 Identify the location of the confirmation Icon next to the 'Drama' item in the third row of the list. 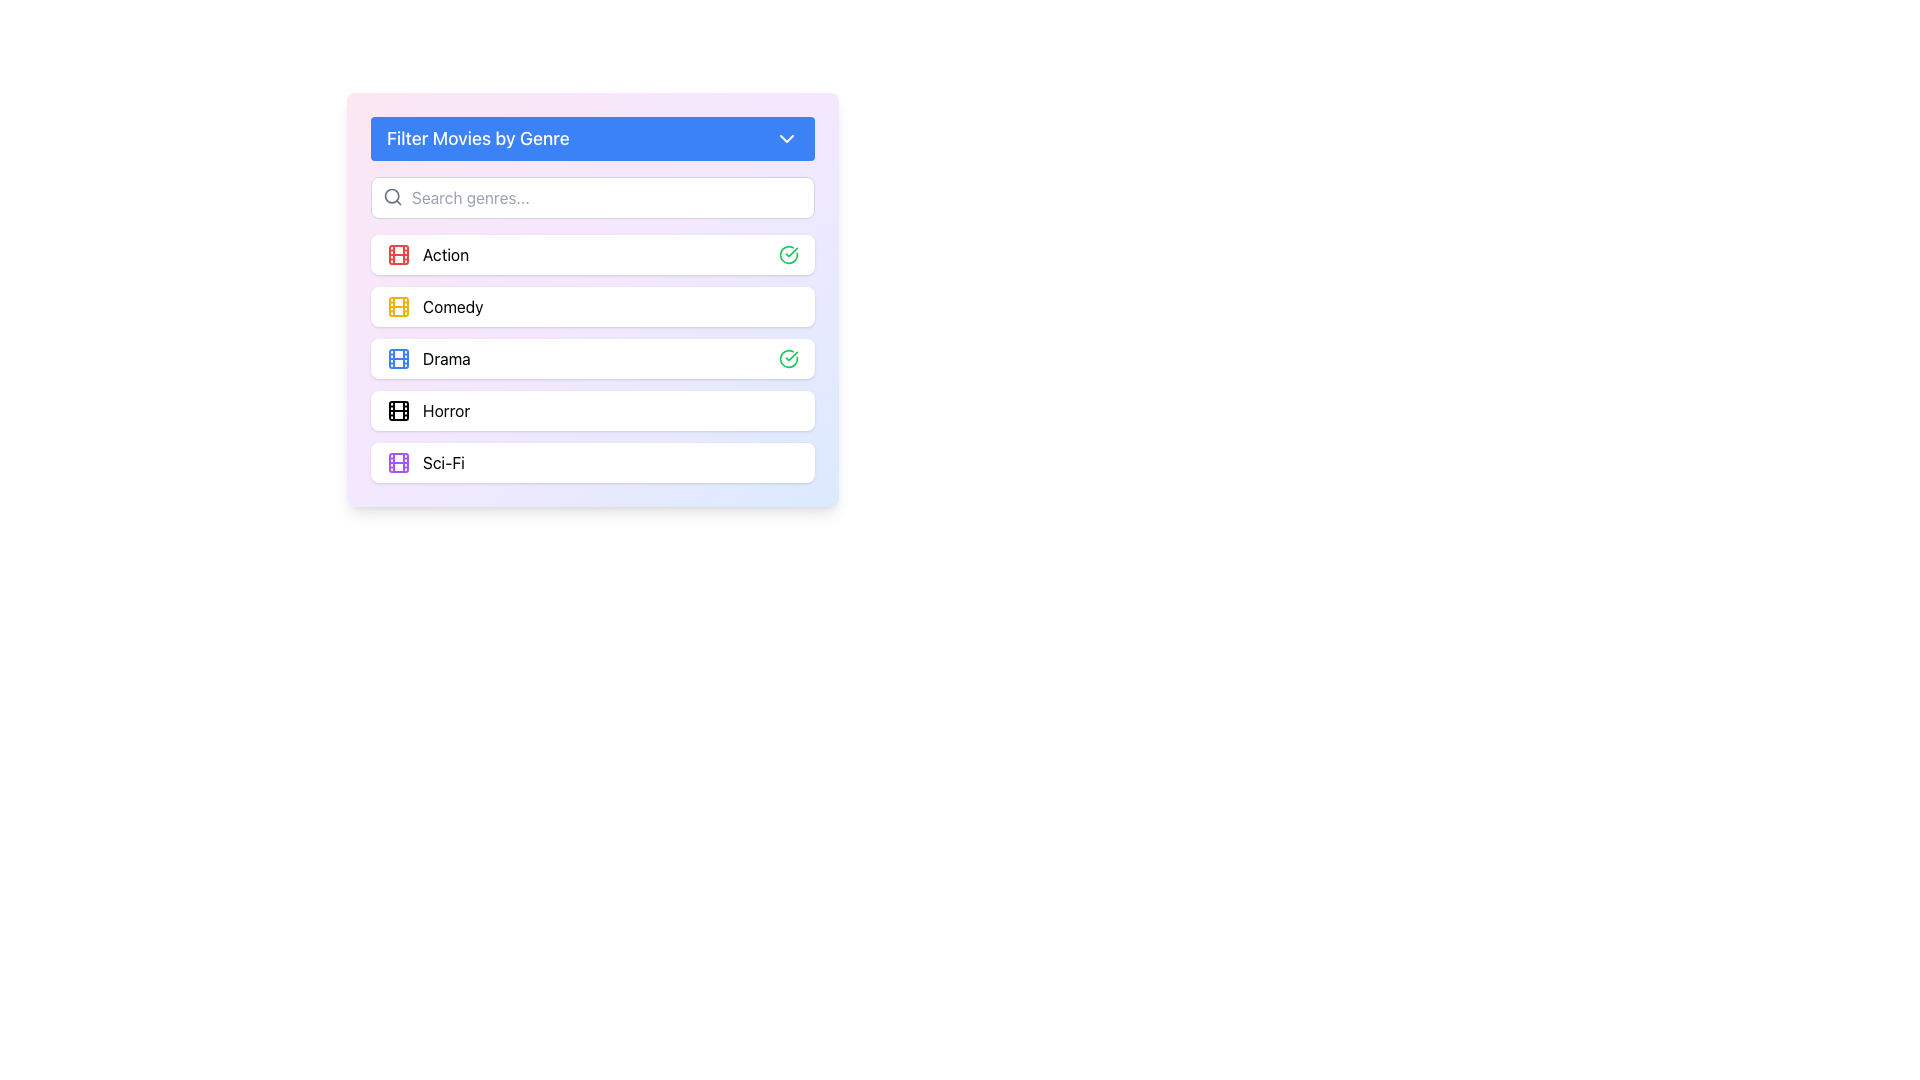
(787, 253).